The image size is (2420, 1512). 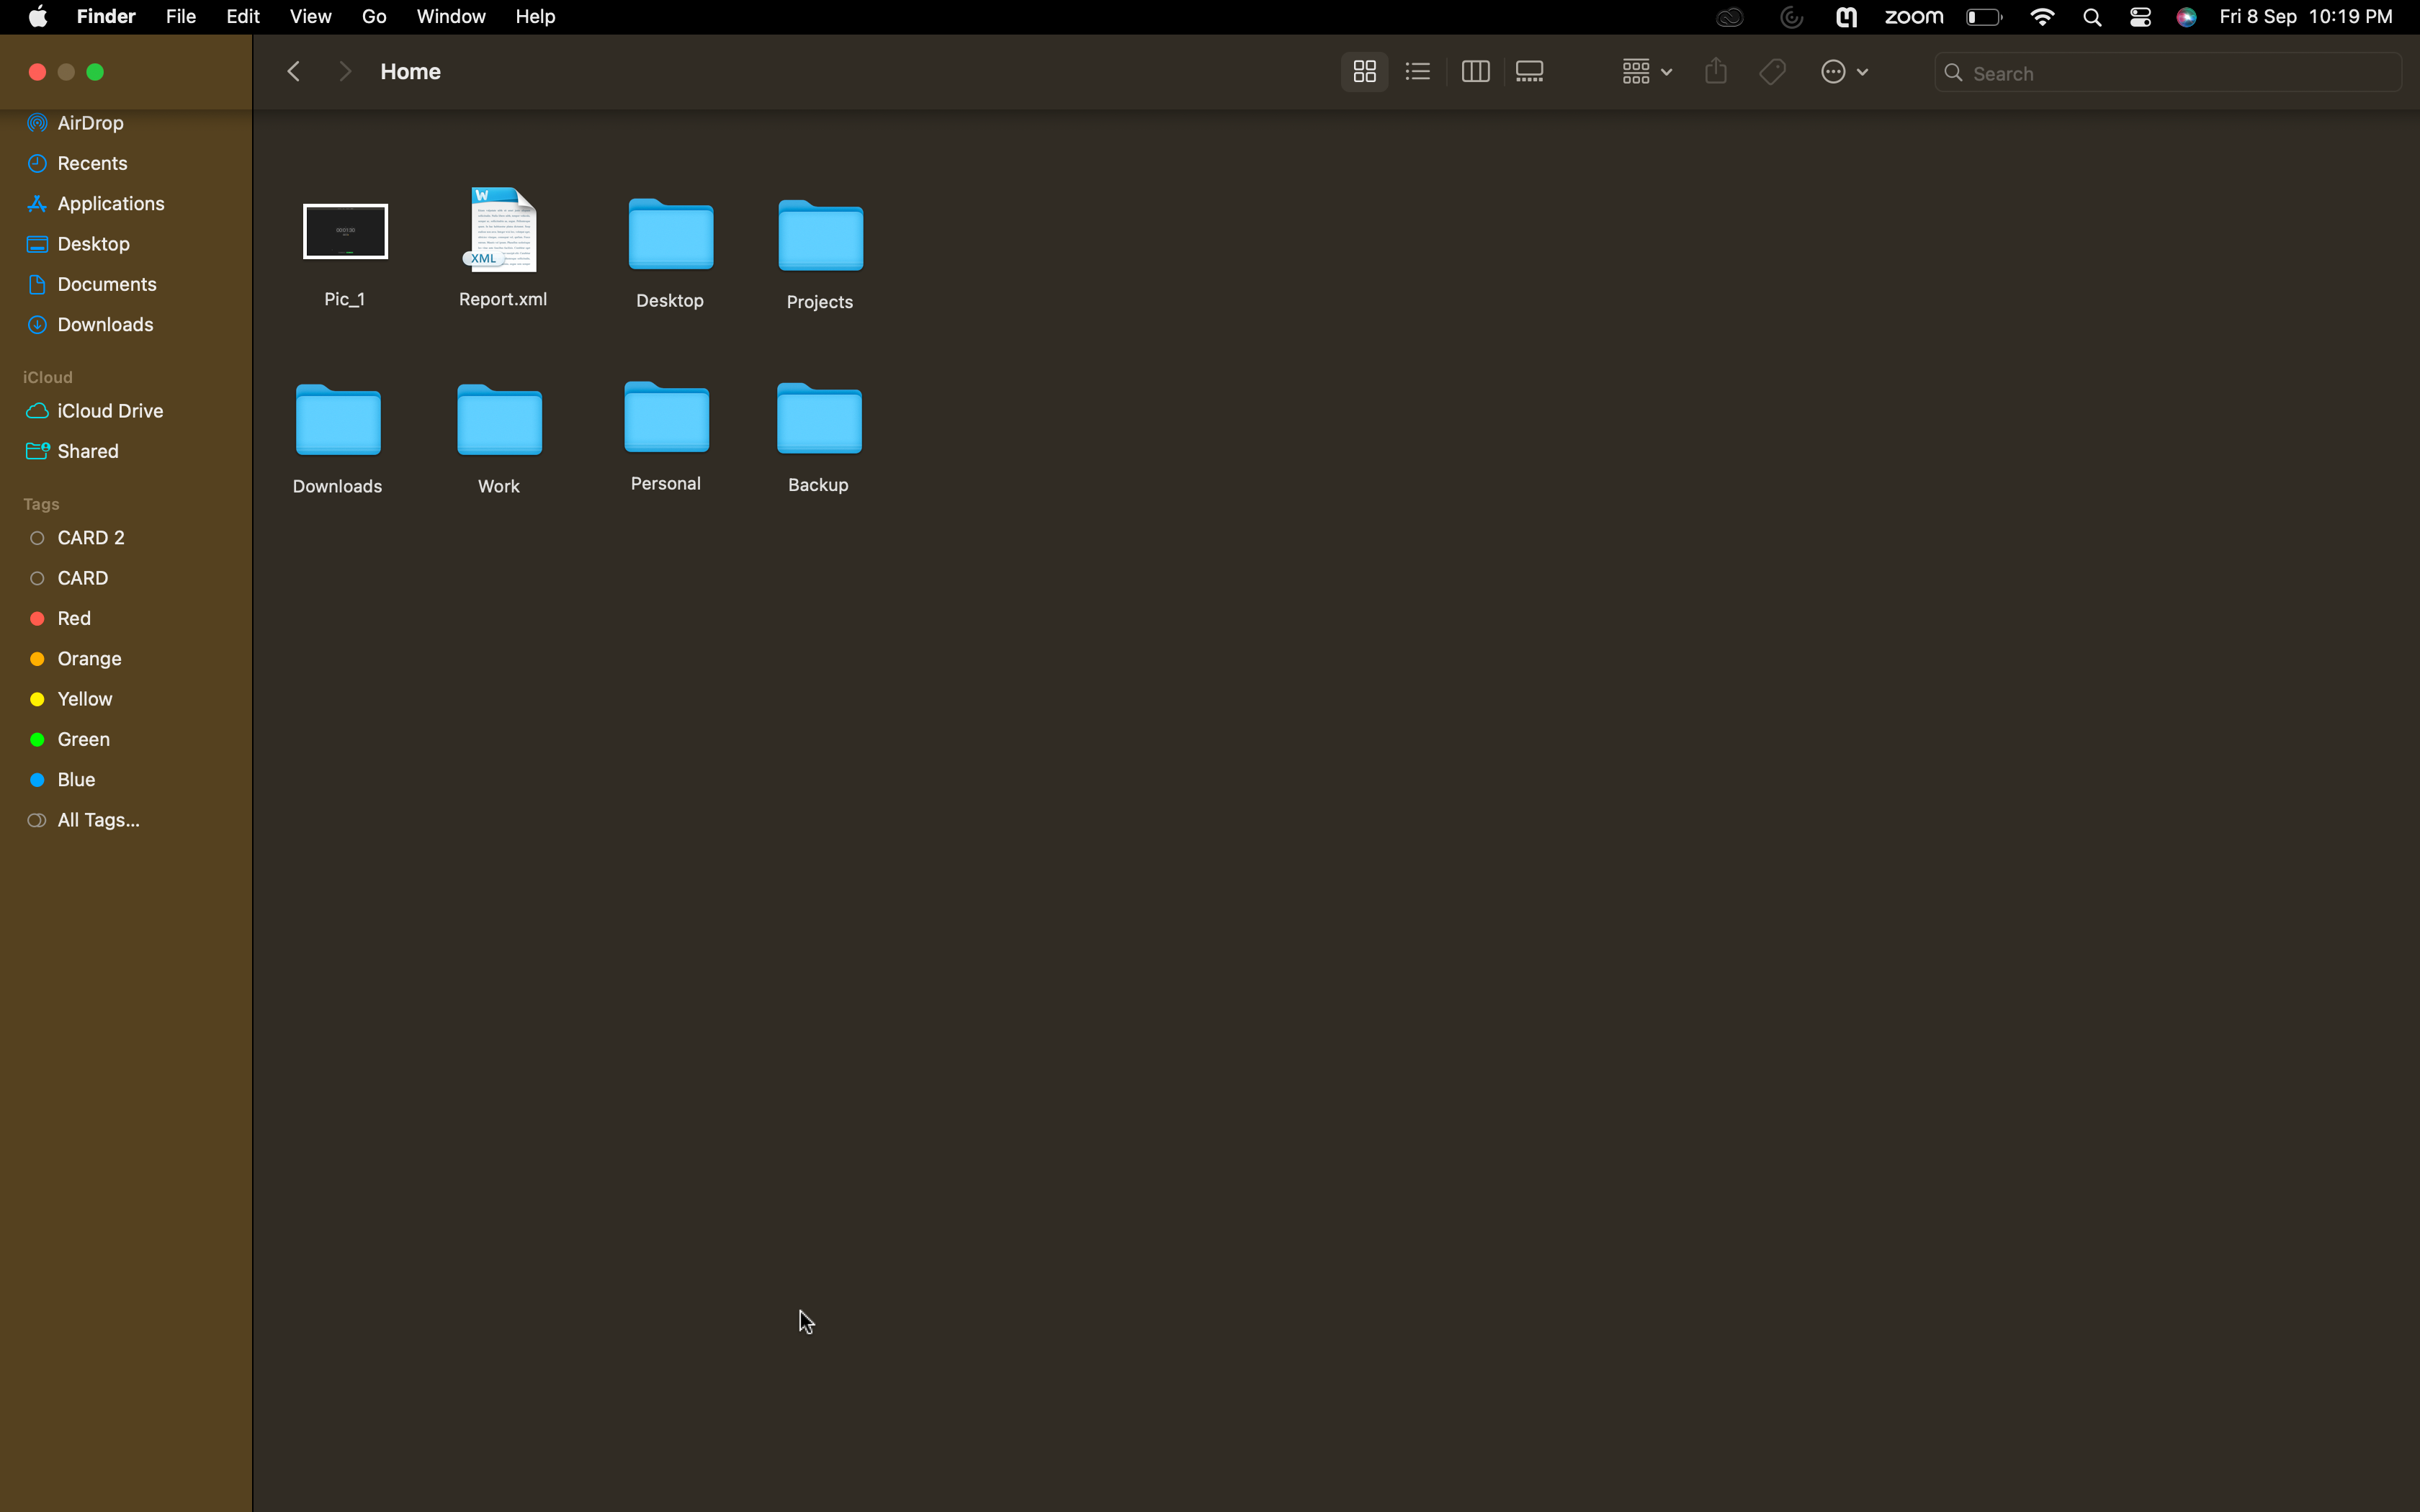 What do you see at coordinates (97, 73) in the screenshot?
I see `Minimize the Screen using the yellow button on top` at bounding box center [97, 73].